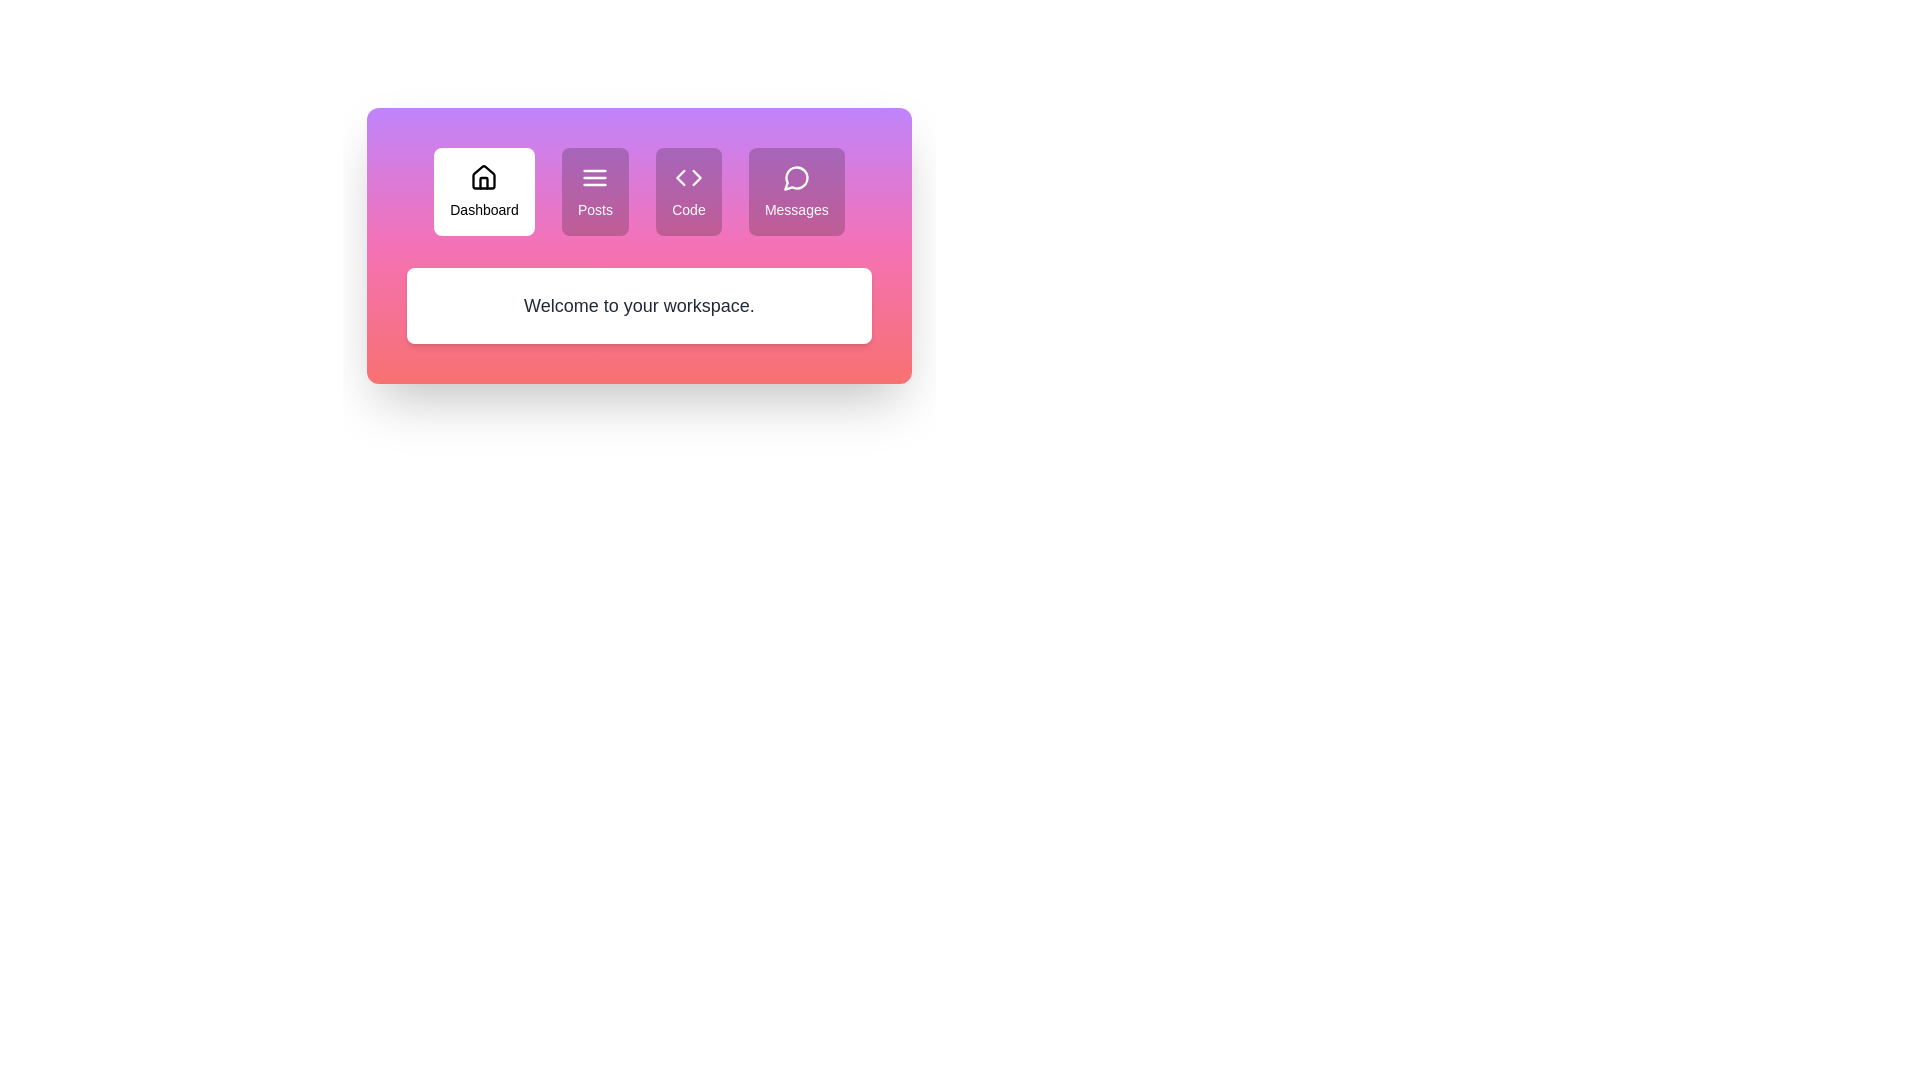  I want to click on the tab labeled Code to observe visual changes, so click(688, 192).